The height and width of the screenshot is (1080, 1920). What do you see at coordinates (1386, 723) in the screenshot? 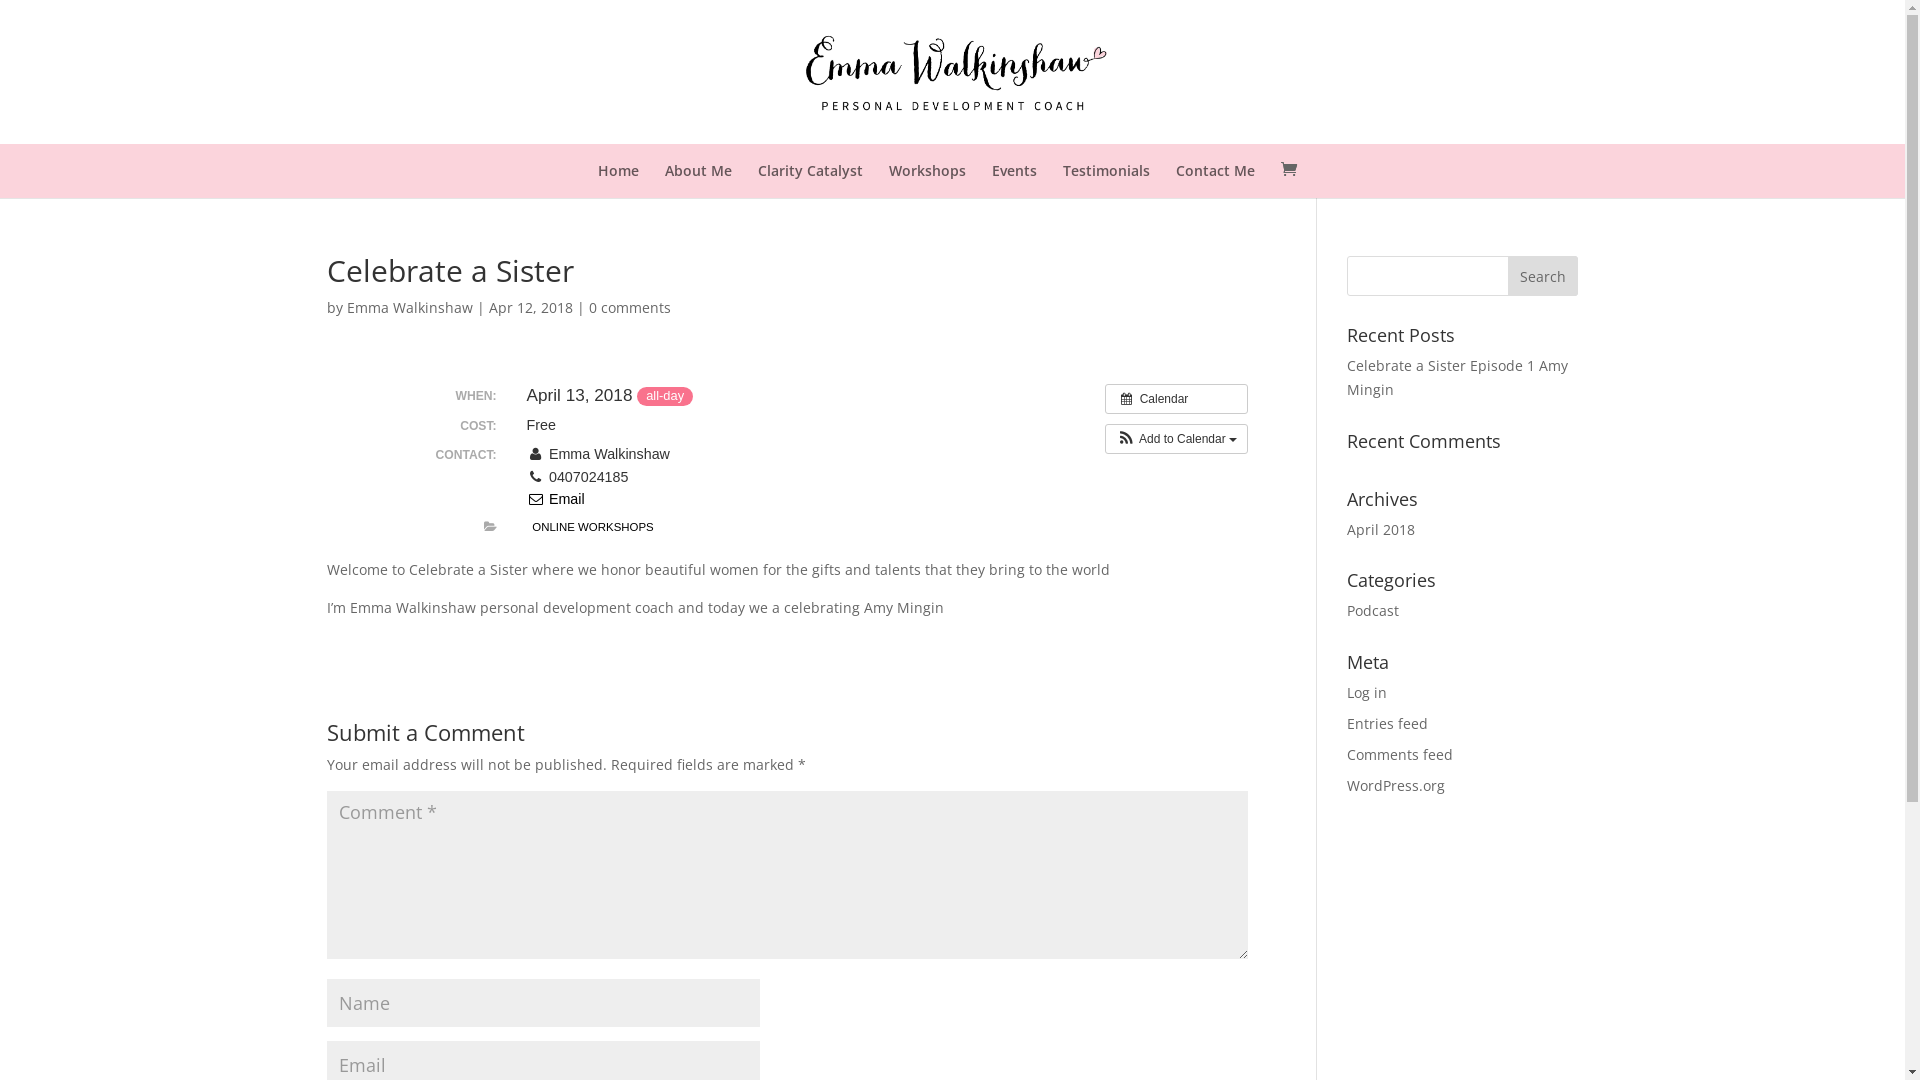
I see `'Entries feed'` at bounding box center [1386, 723].